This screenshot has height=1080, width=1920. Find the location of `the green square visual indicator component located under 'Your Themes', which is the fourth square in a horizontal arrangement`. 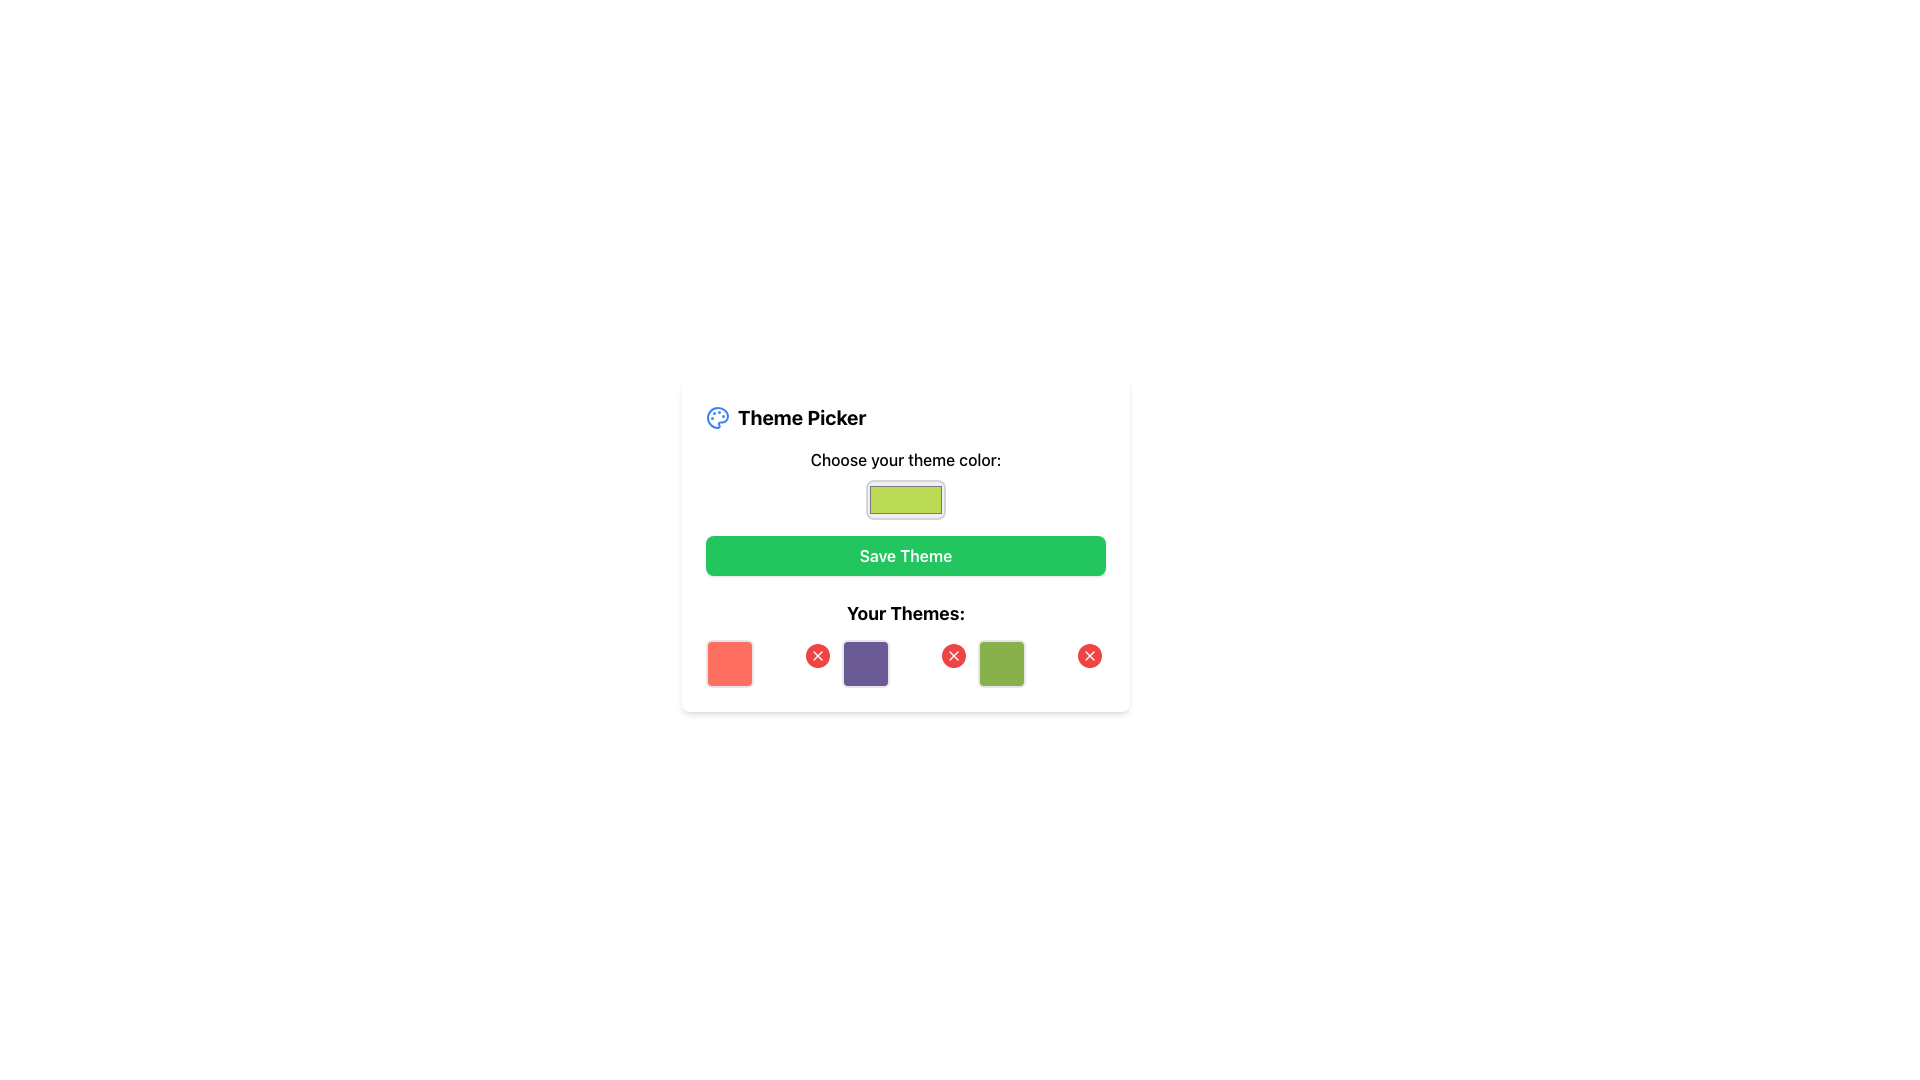

the green square visual indicator component located under 'Your Themes', which is the fourth square in a horizontal arrangement is located at coordinates (1002, 663).